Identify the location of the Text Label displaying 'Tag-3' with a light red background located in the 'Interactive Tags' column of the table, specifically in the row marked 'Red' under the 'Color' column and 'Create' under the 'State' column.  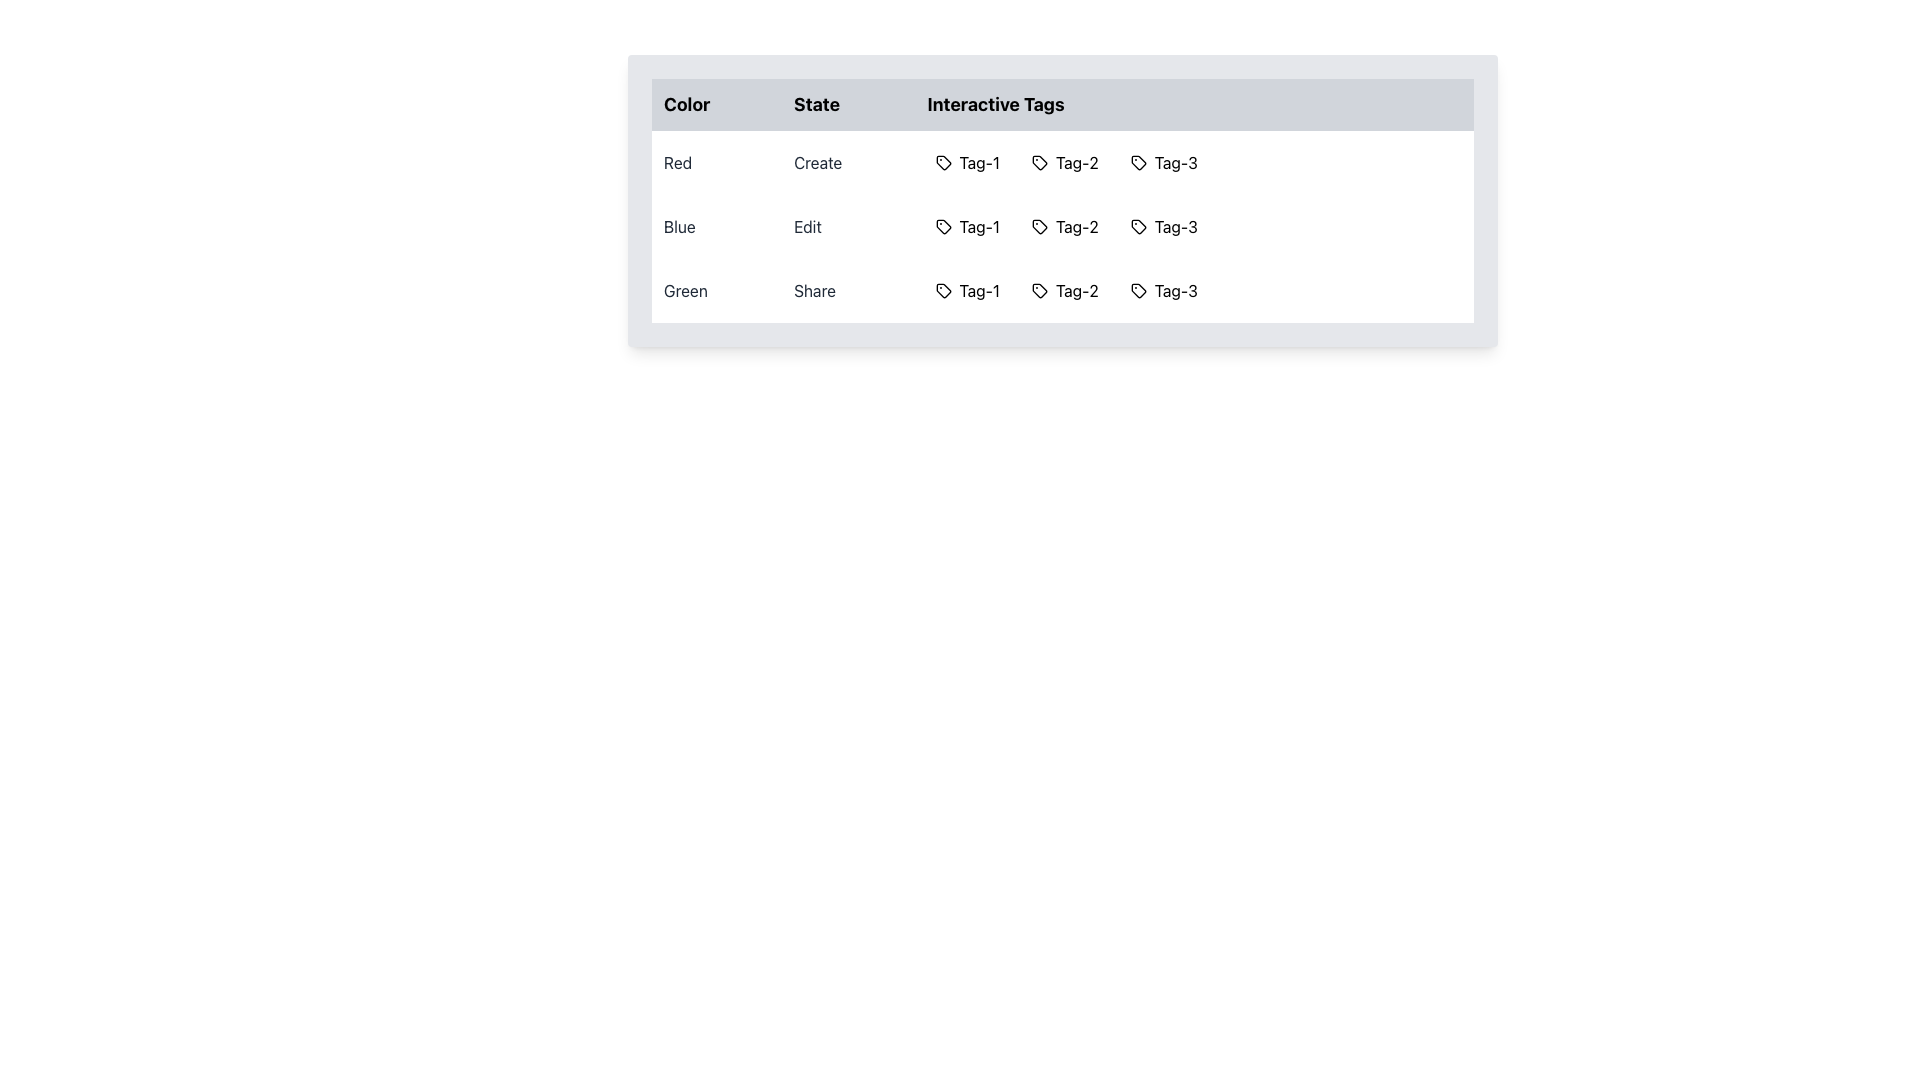
(1176, 161).